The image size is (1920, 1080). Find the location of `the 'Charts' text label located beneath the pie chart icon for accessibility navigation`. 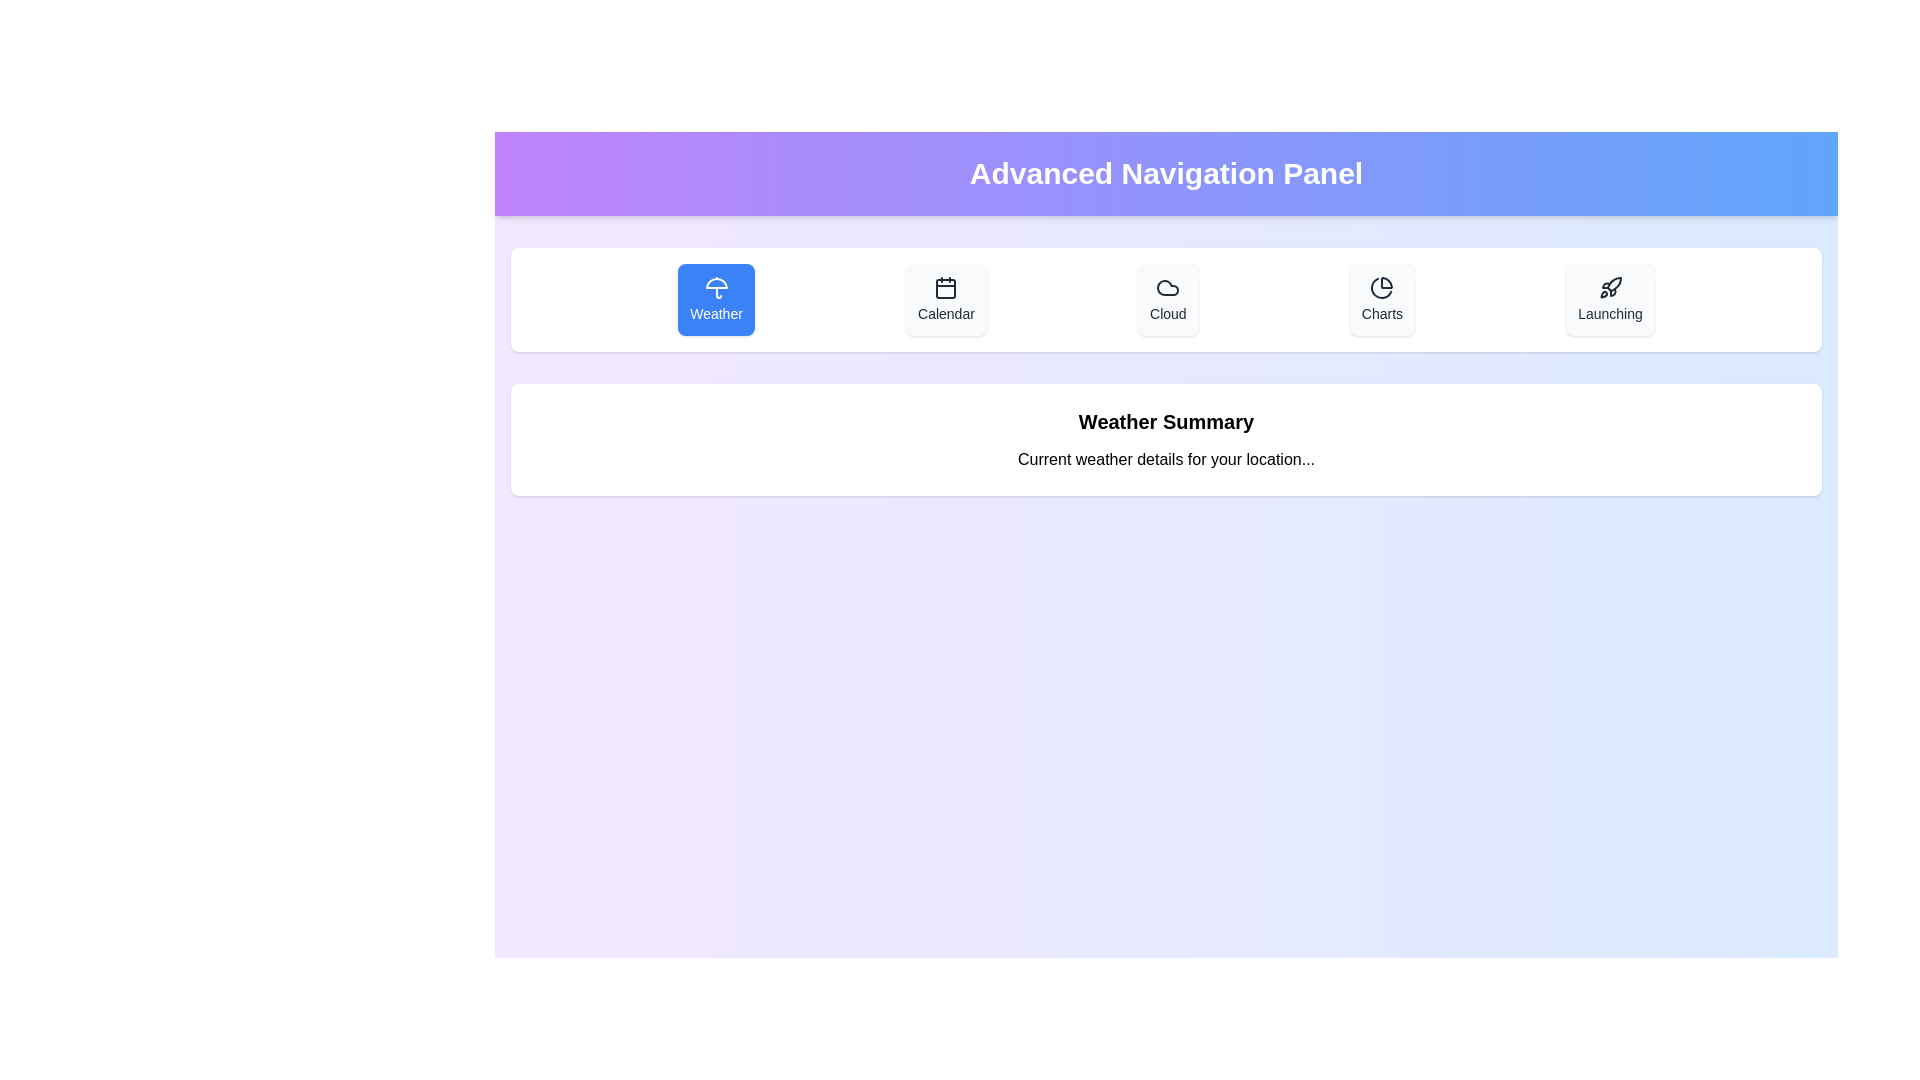

the 'Charts' text label located beneath the pie chart icon for accessibility navigation is located at coordinates (1381, 313).